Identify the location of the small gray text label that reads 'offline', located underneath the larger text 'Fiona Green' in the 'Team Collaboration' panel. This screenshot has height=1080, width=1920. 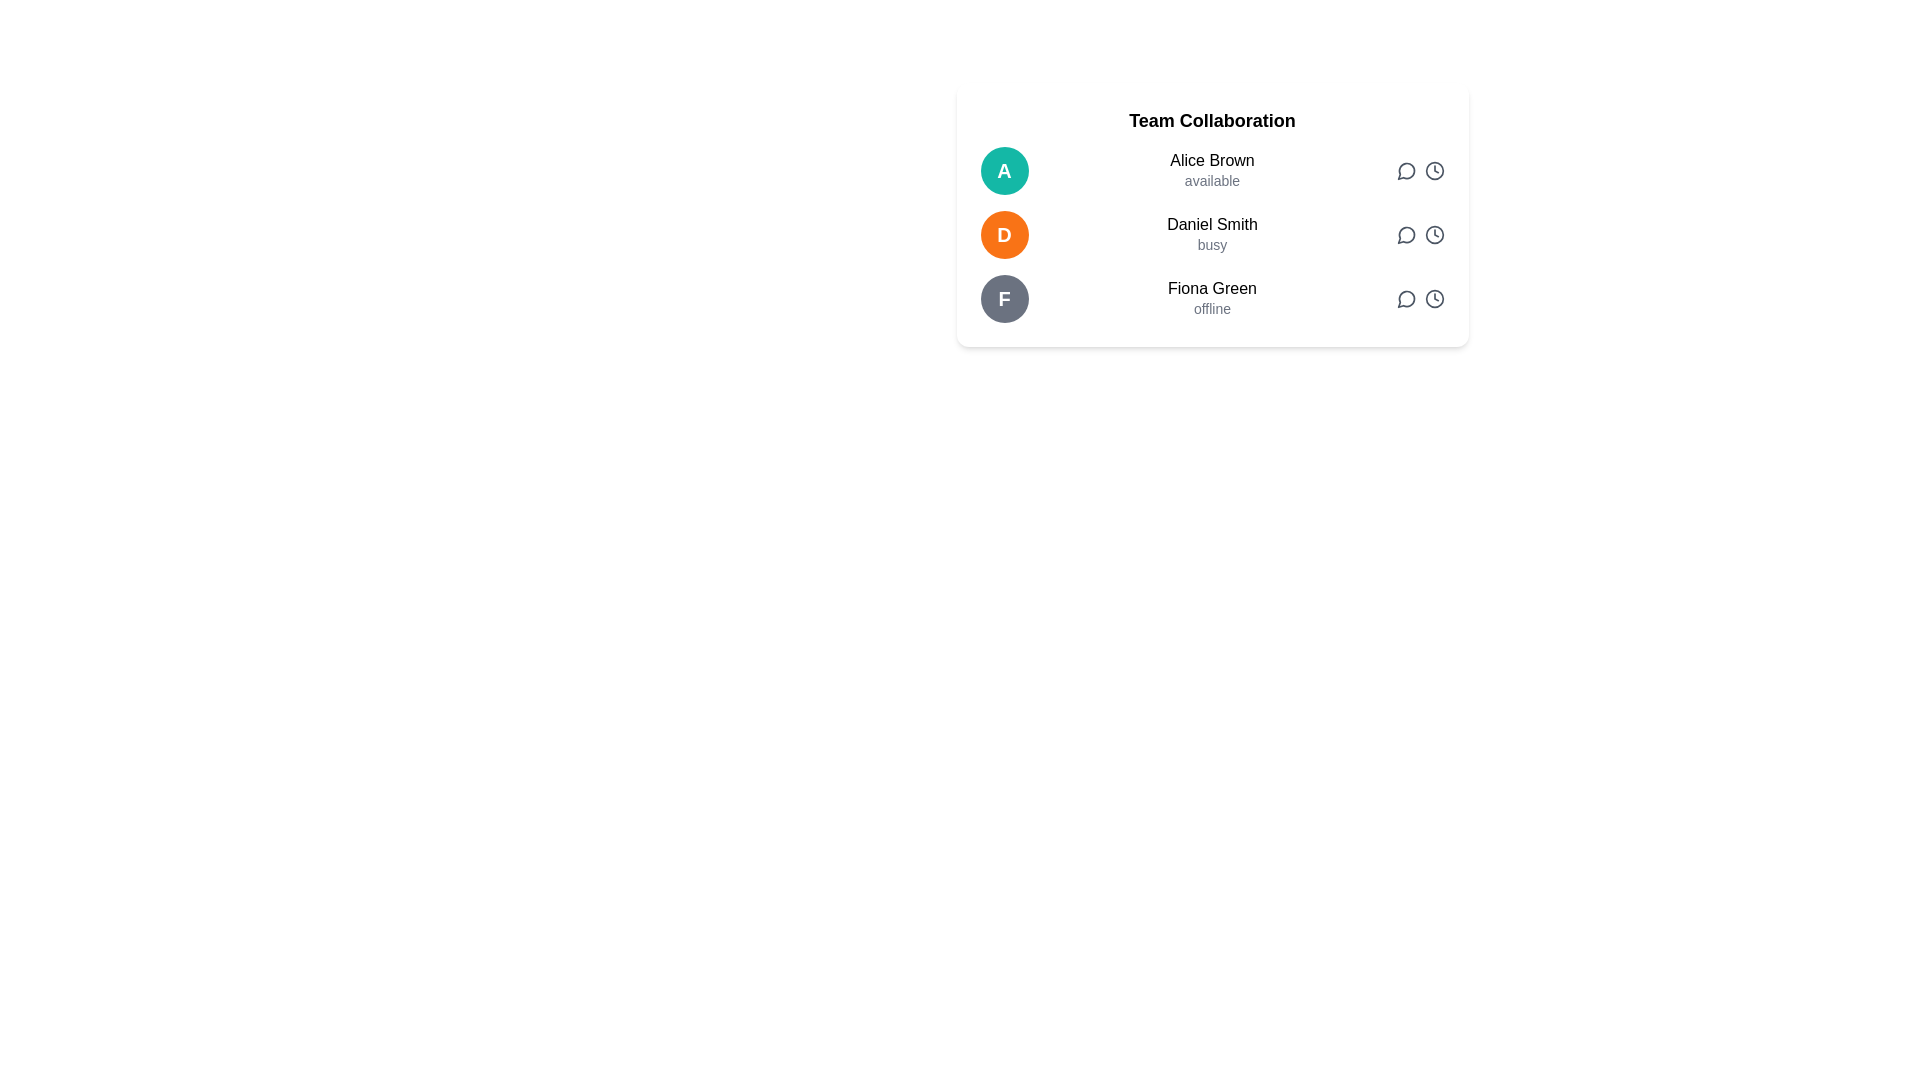
(1211, 308).